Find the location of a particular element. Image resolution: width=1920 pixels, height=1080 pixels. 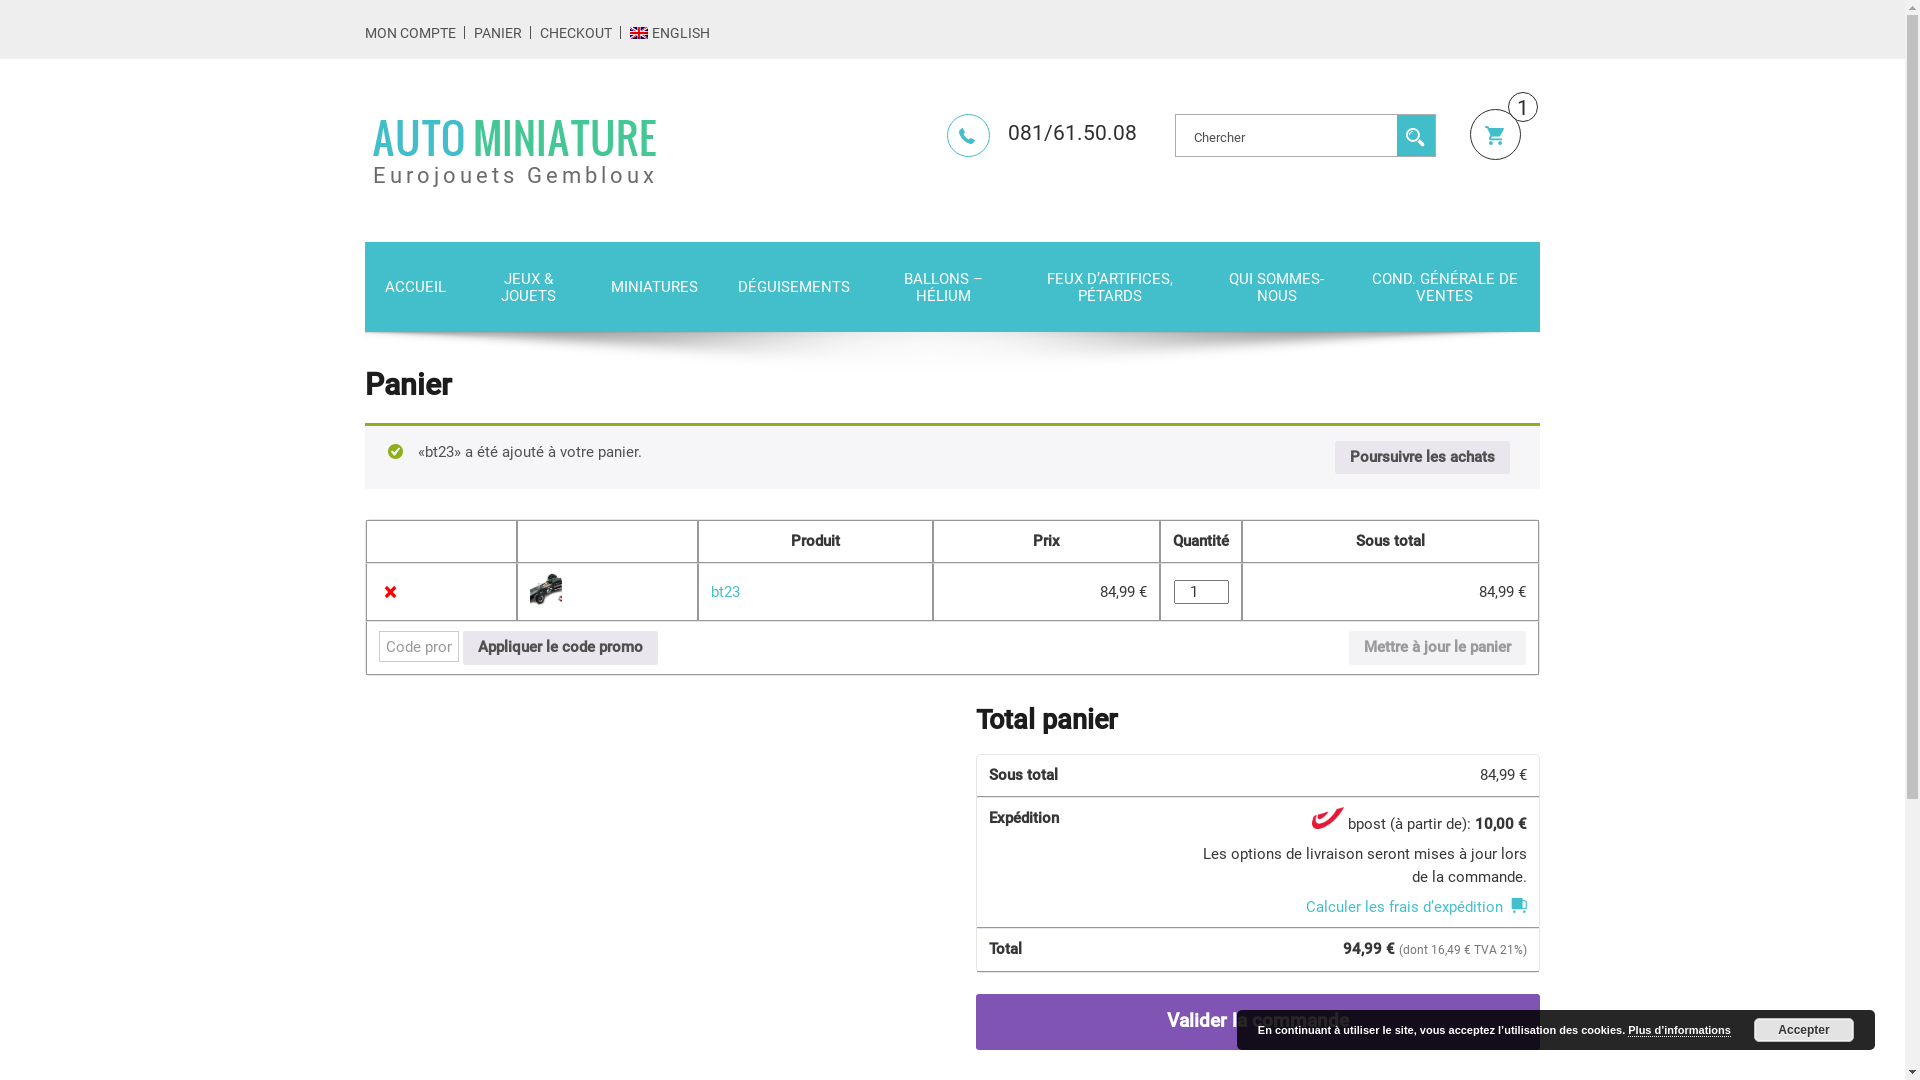

'ACCUEIL' is located at coordinates (364, 286).